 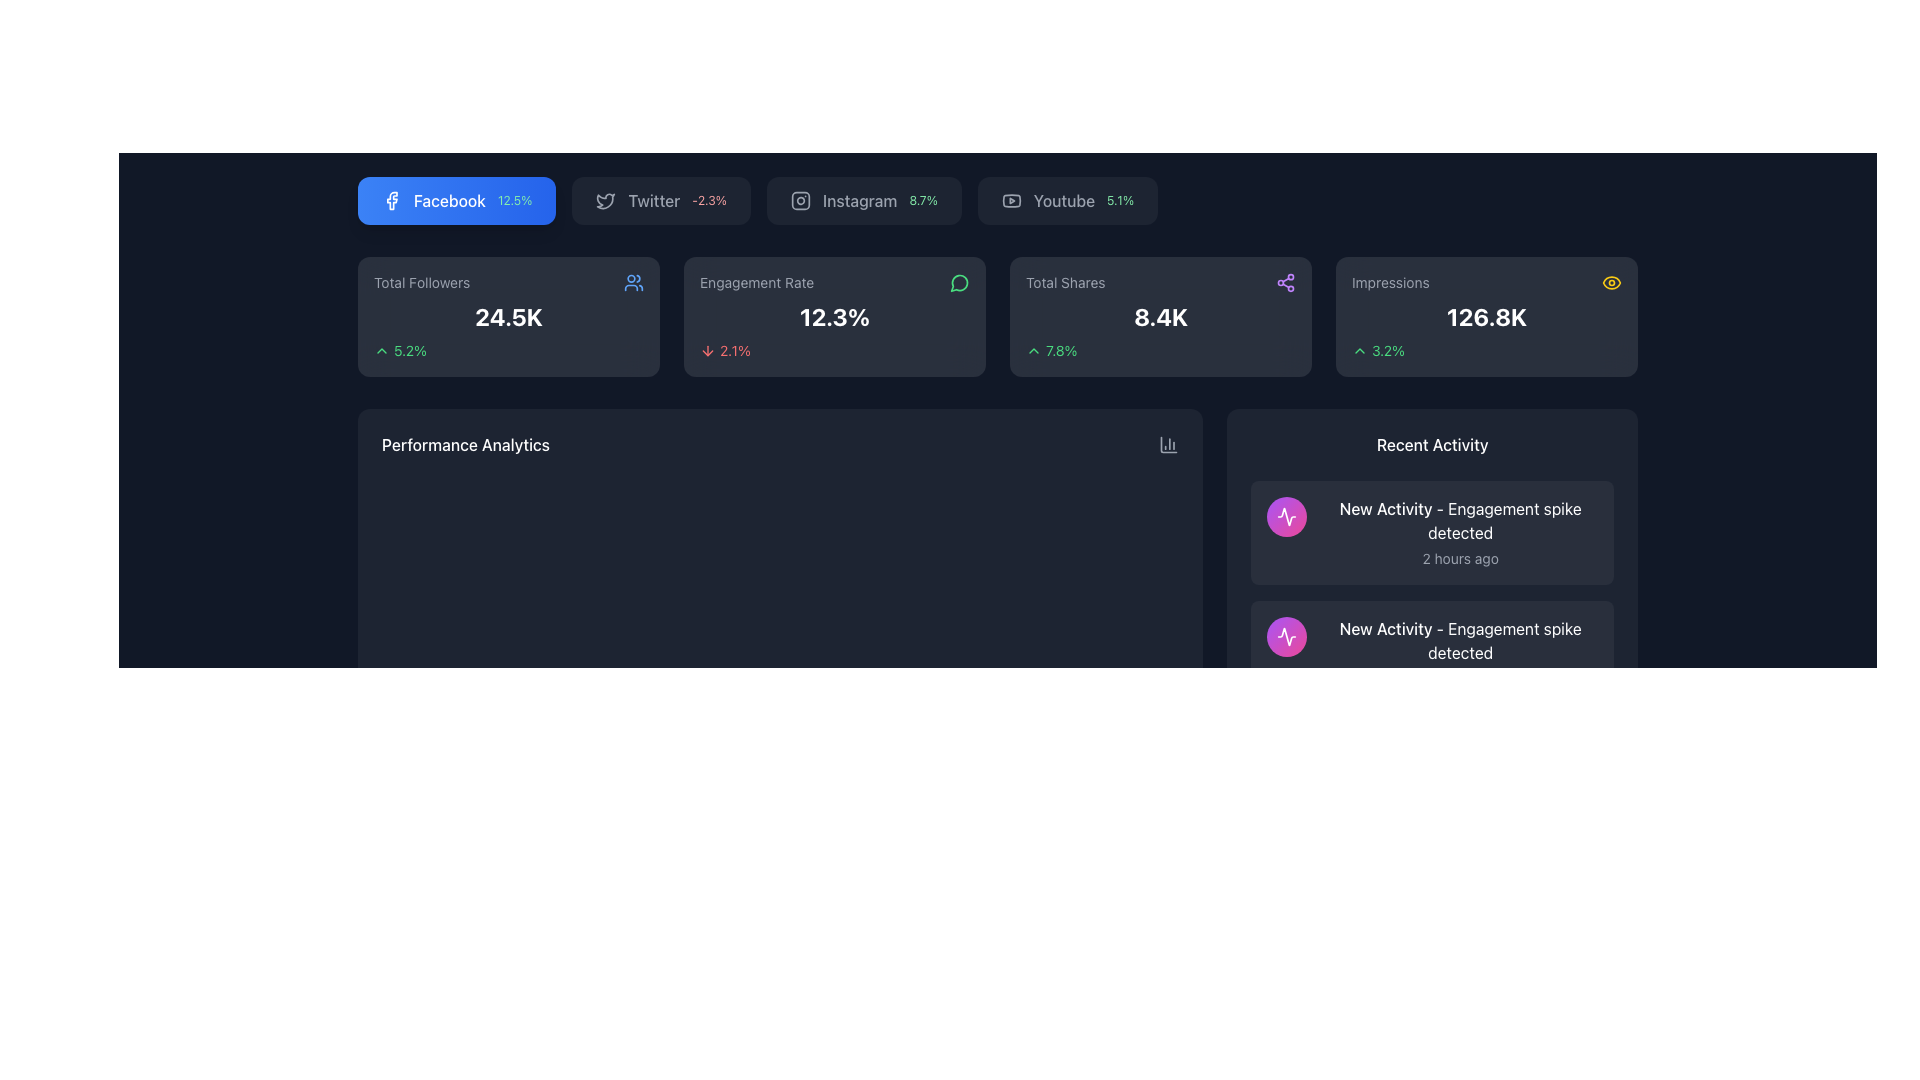 What do you see at coordinates (392, 200) in the screenshot?
I see `the Facebook logo graphical icon, which is an outlined icon with no fill and a thin stroke width, located within the Facebook button near the top-left corner of the interface` at bounding box center [392, 200].